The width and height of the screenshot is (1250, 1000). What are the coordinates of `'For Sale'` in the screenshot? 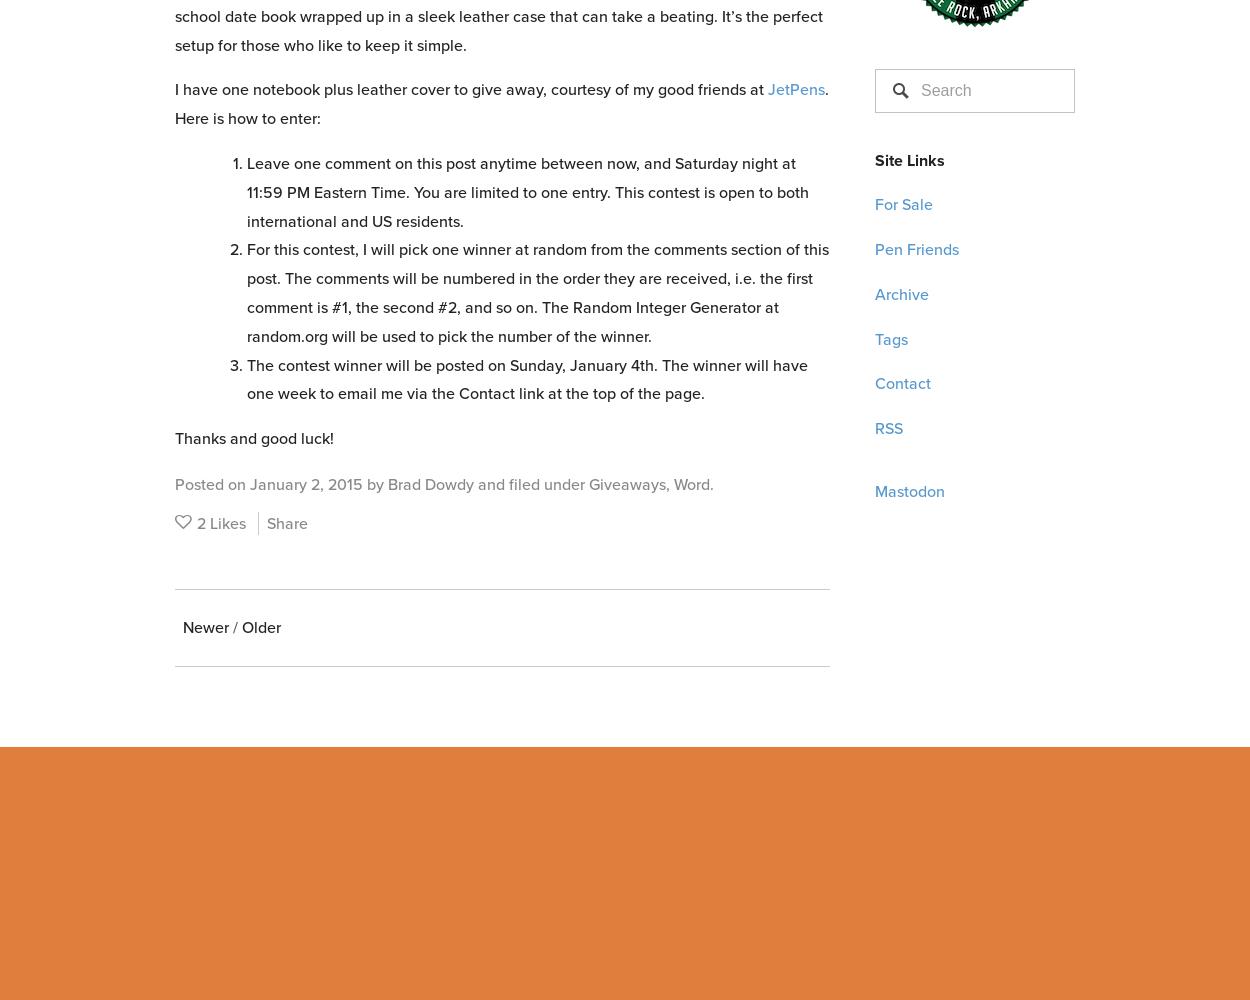 It's located at (875, 203).